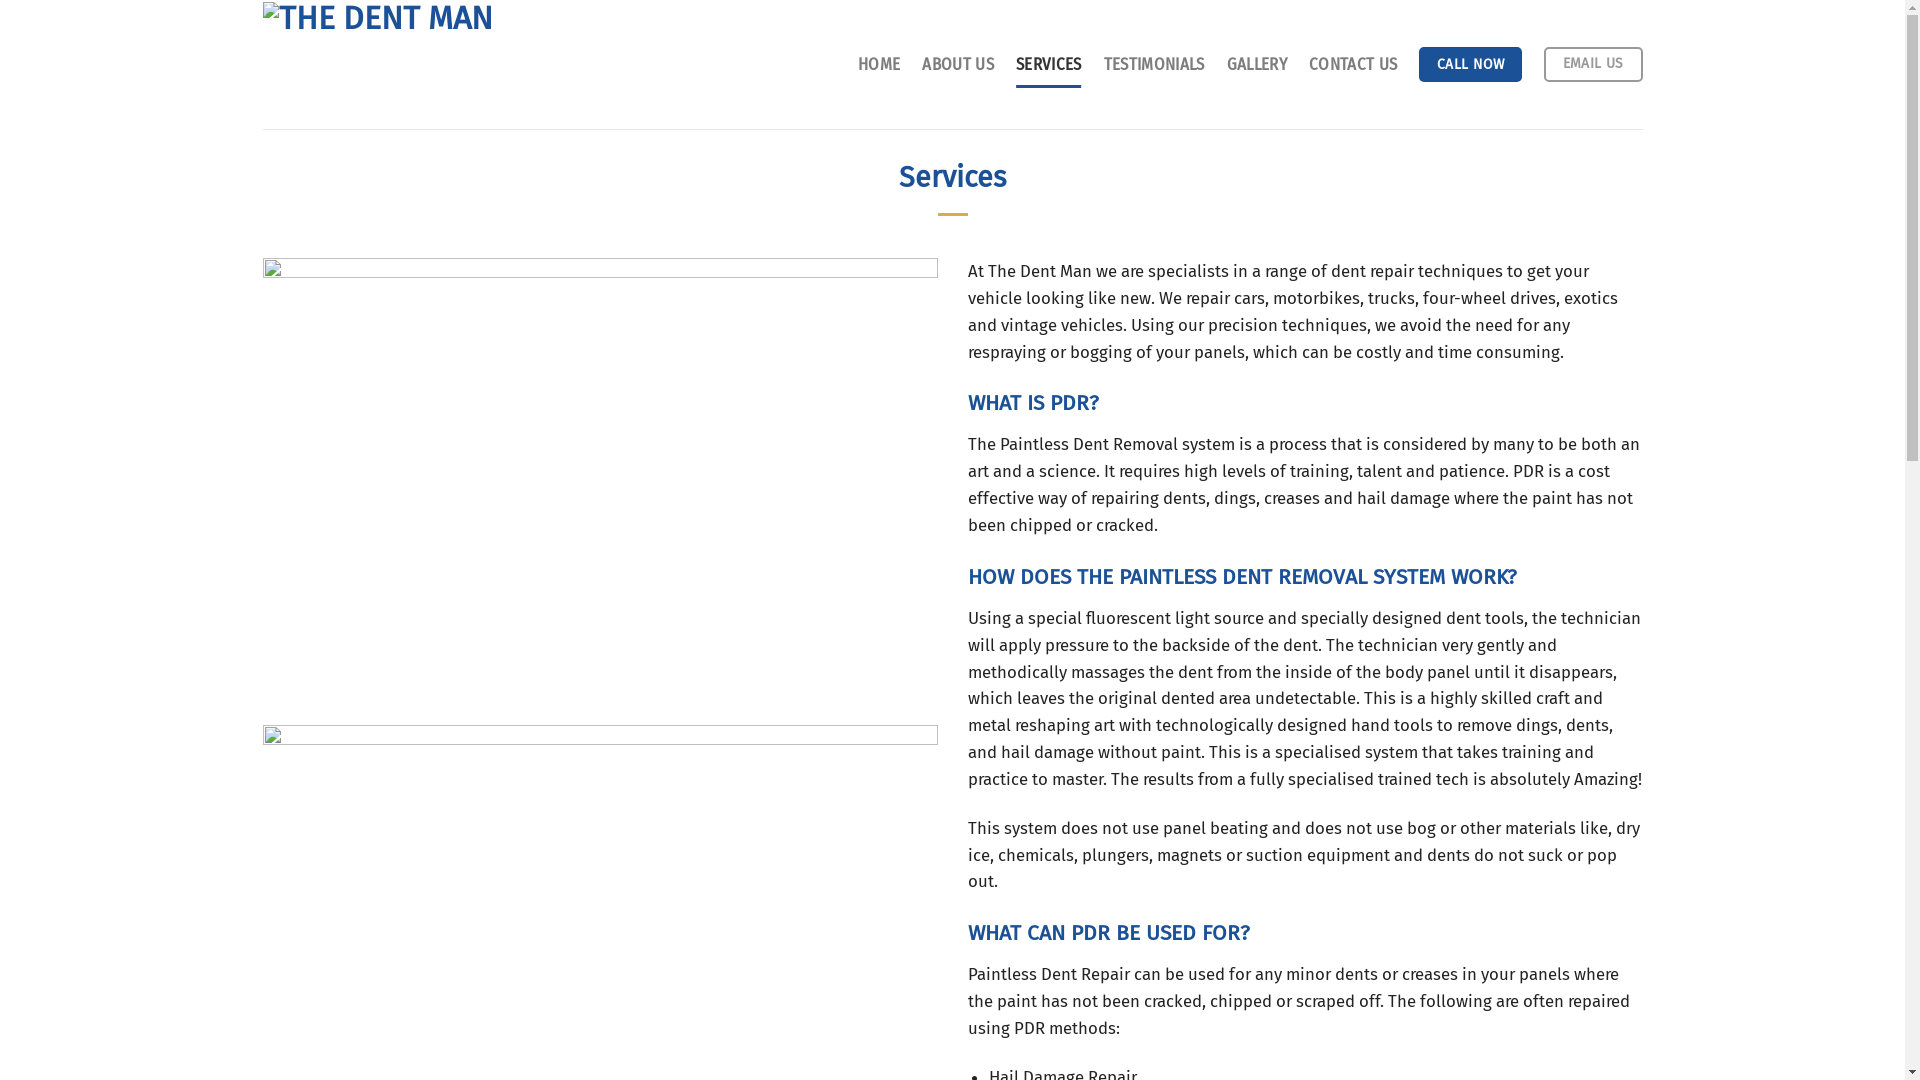  What do you see at coordinates (0, 0) in the screenshot?
I see `'Skip to content'` at bounding box center [0, 0].